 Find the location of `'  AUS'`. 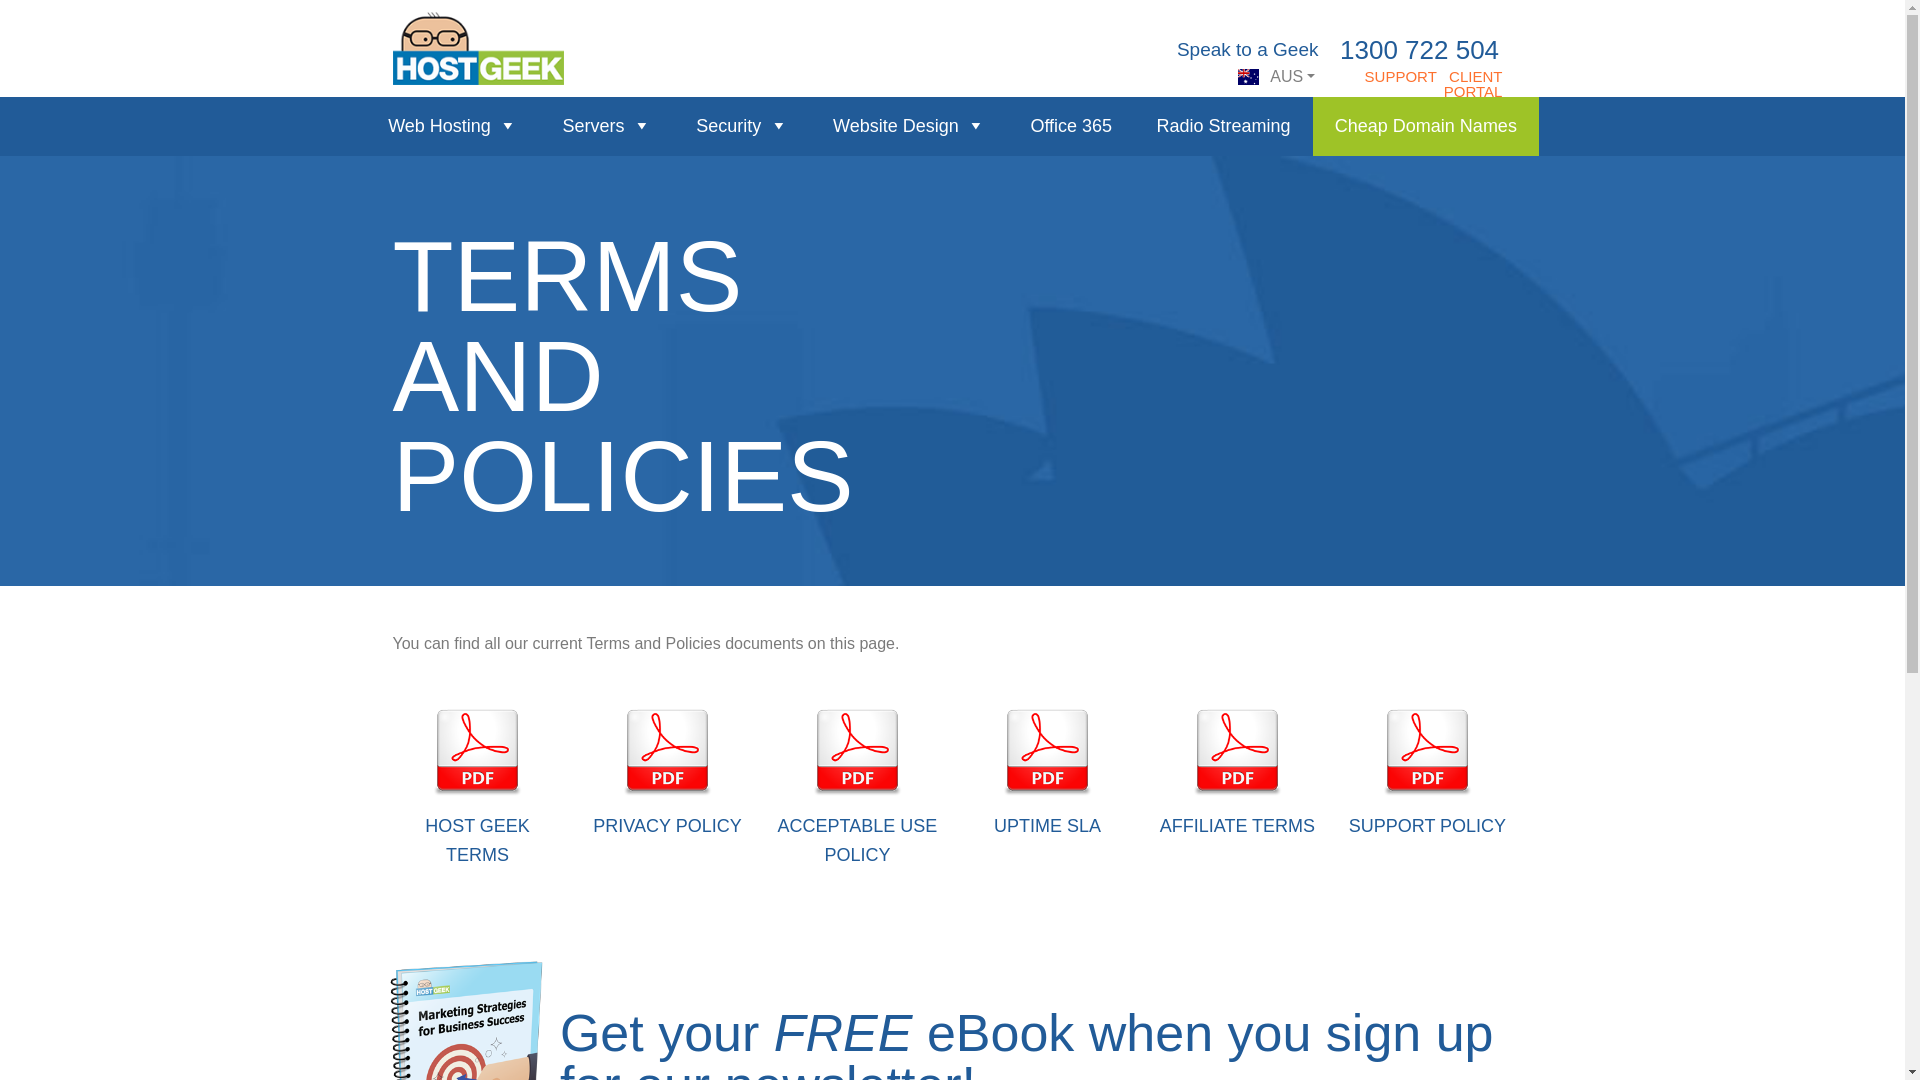

'  AUS' is located at coordinates (1275, 76).